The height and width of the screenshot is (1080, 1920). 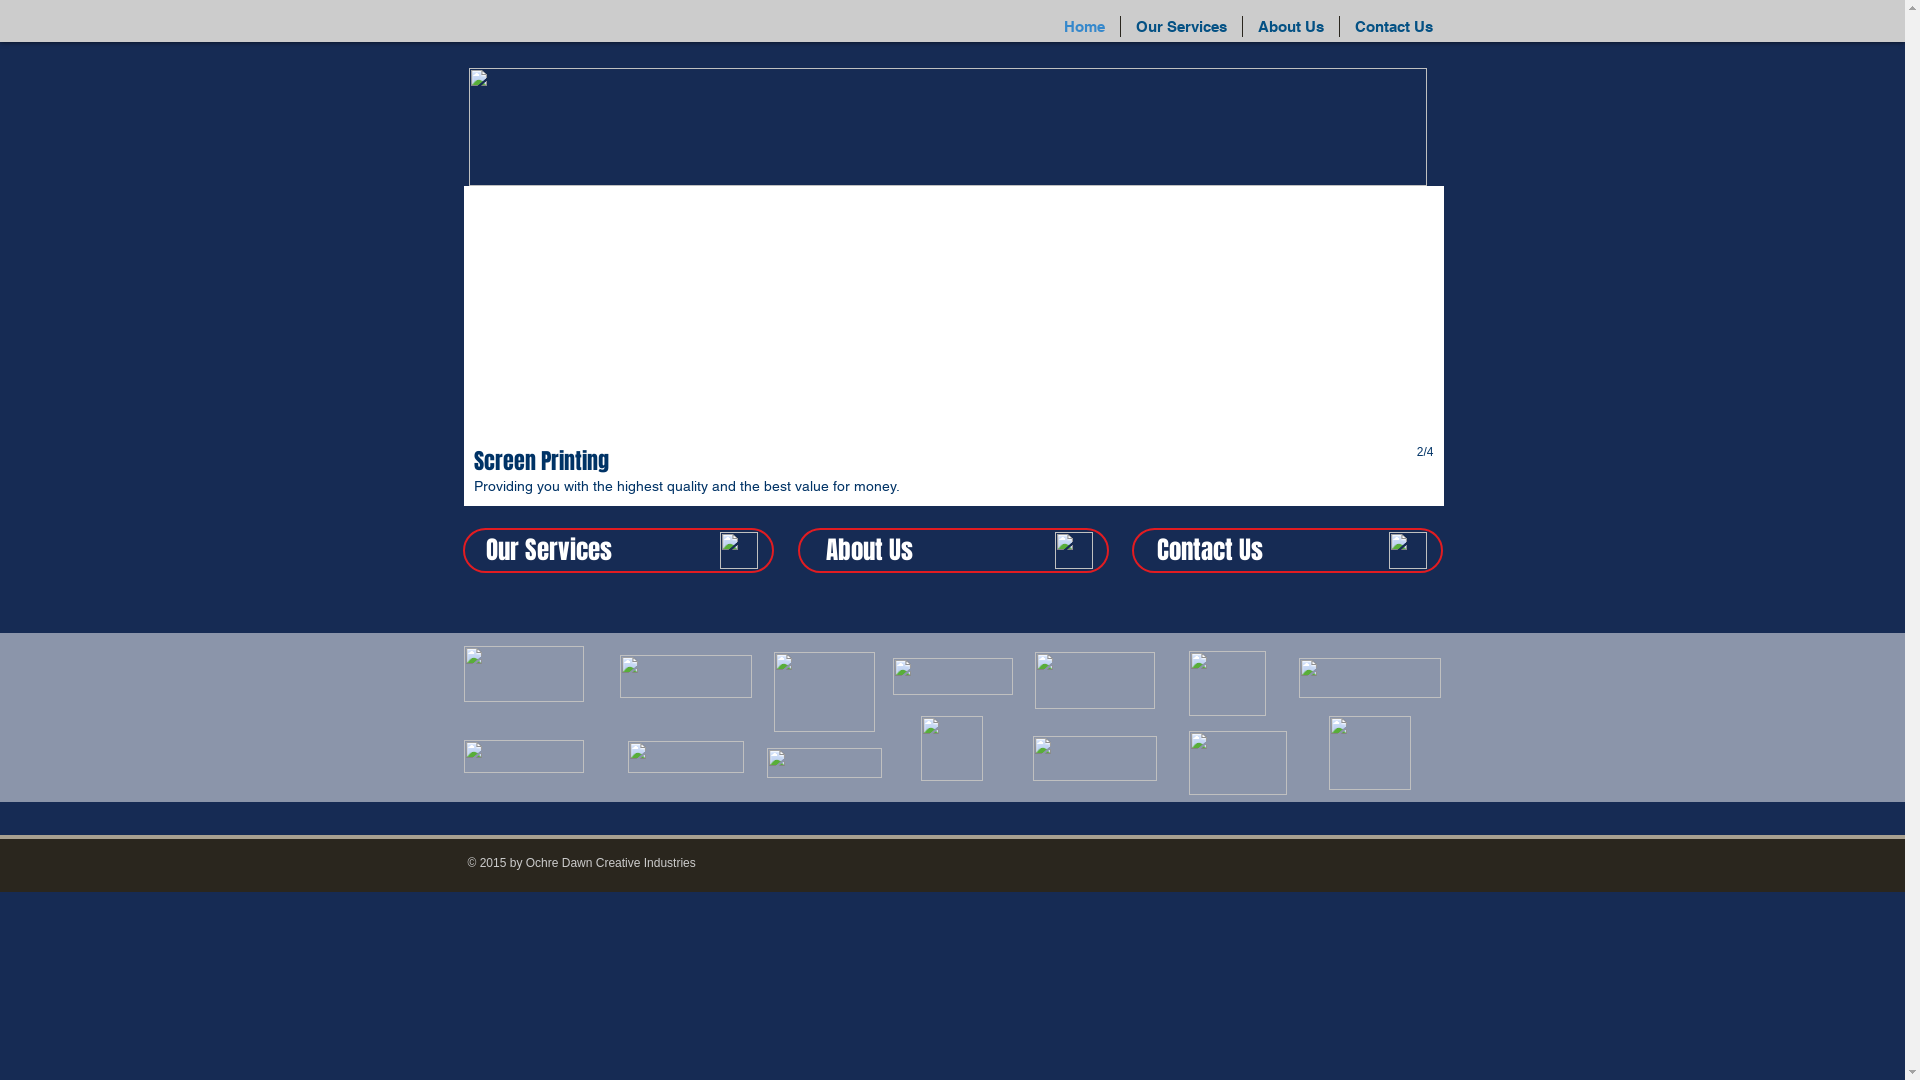 I want to click on 'Ochre Dawn Creative Industries', so click(x=609, y=862).